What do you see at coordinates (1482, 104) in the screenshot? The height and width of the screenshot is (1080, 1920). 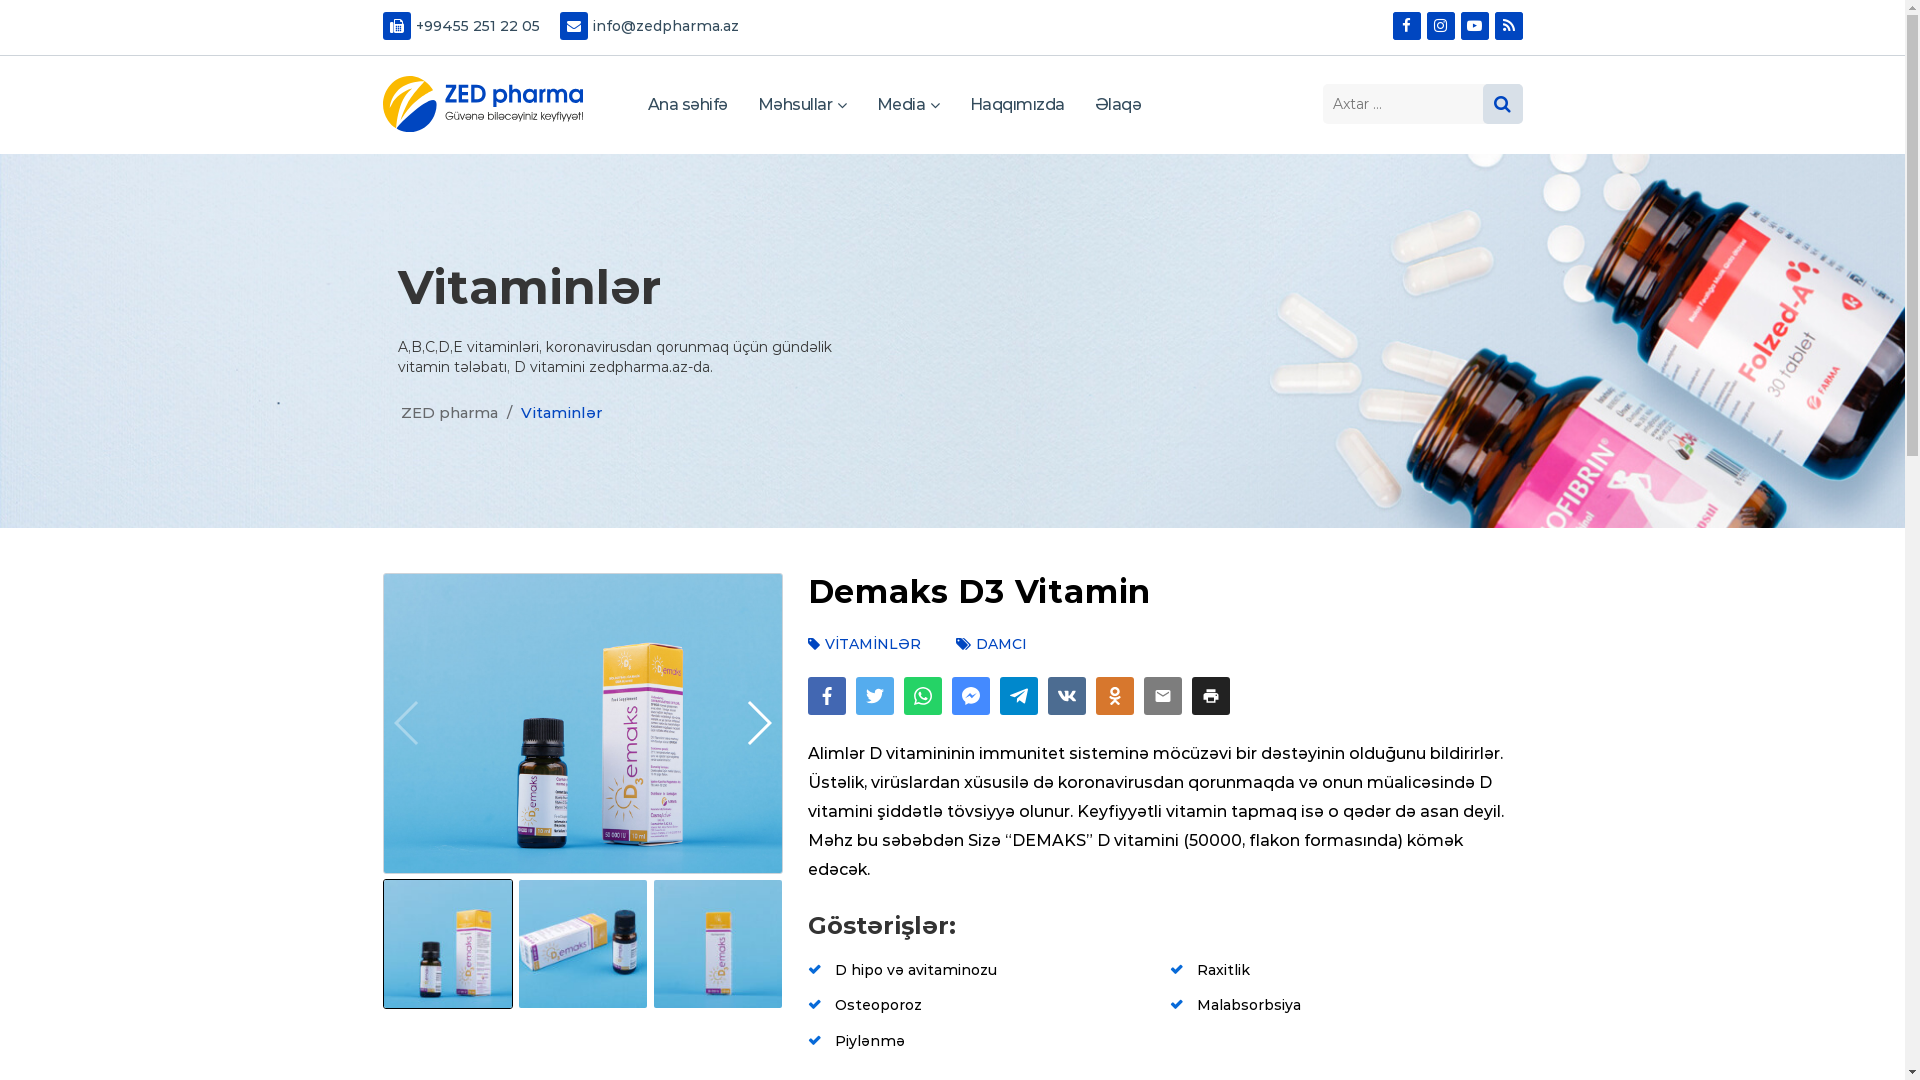 I see `'Axtar'` at bounding box center [1482, 104].